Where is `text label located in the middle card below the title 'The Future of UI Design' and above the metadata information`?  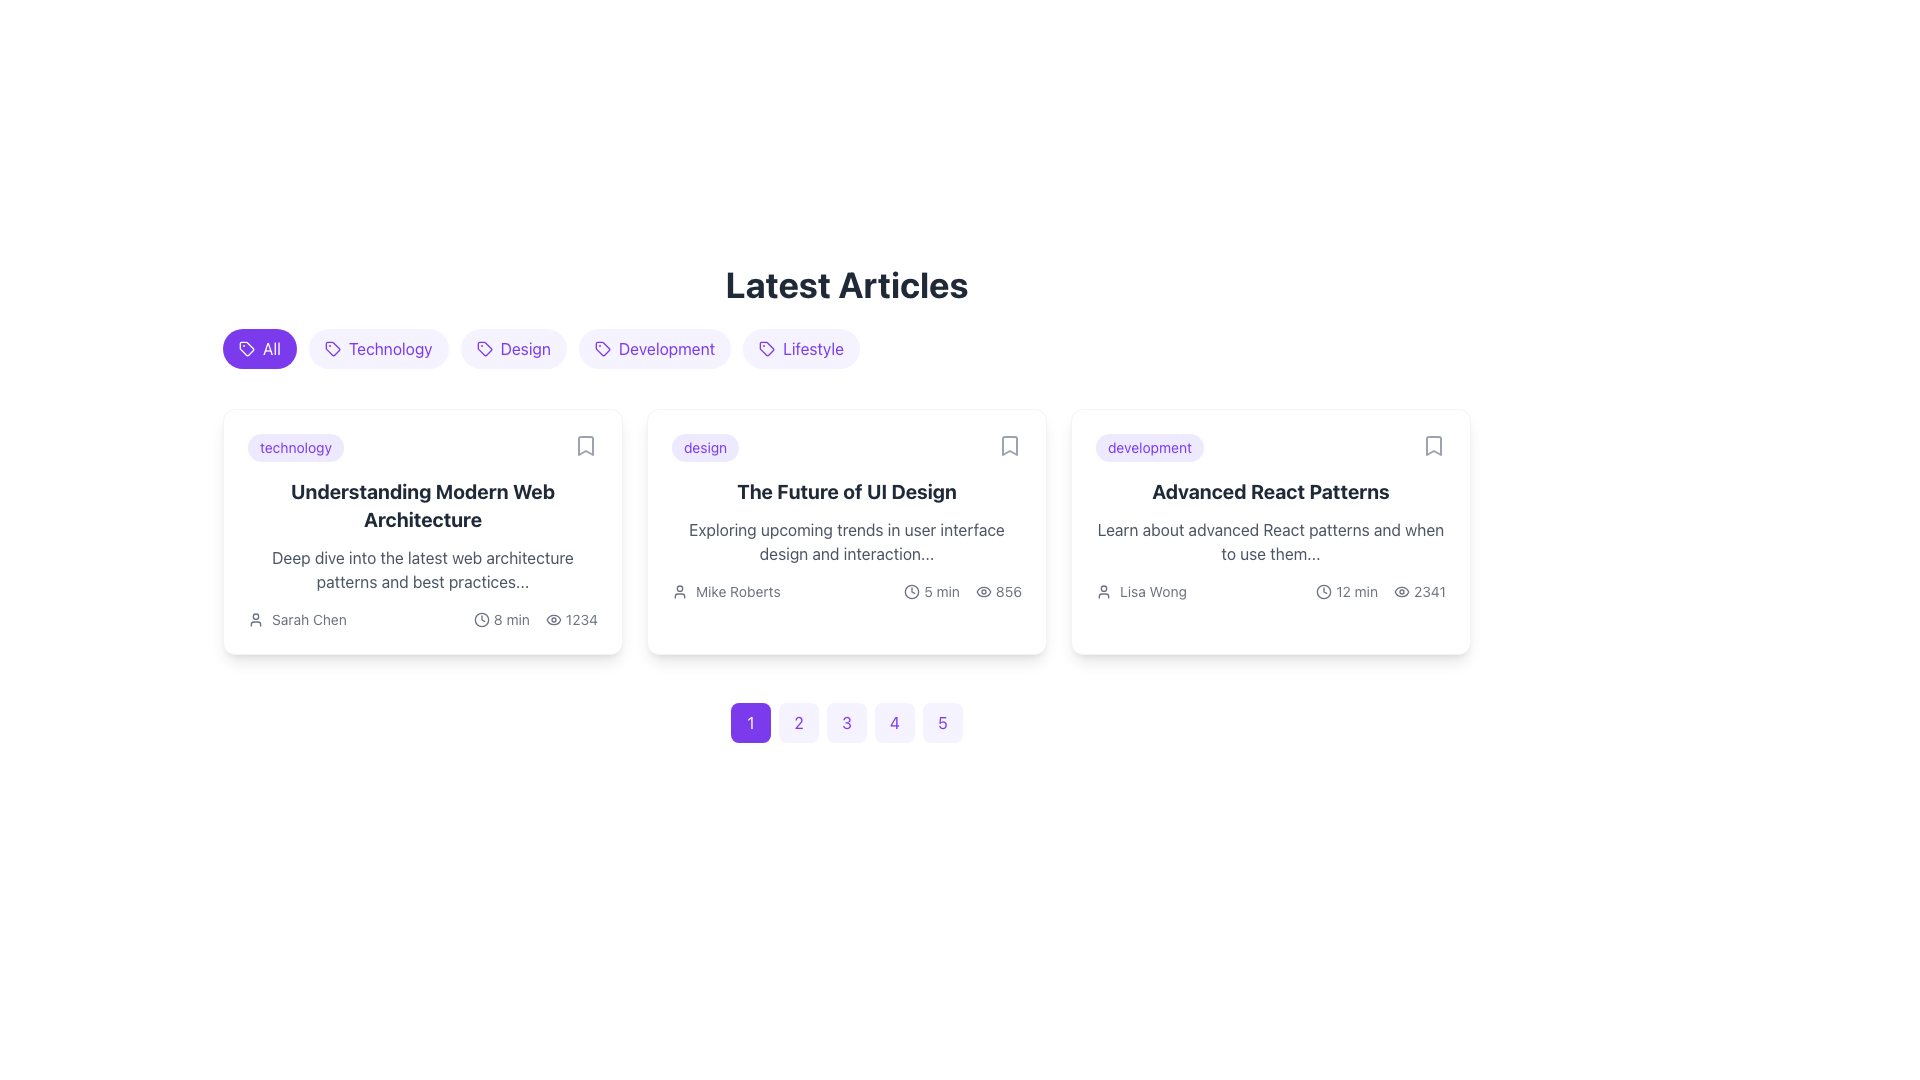
text label located in the middle card below the title 'The Future of UI Design' and above the metadata information is located at coordinates (846, 542).